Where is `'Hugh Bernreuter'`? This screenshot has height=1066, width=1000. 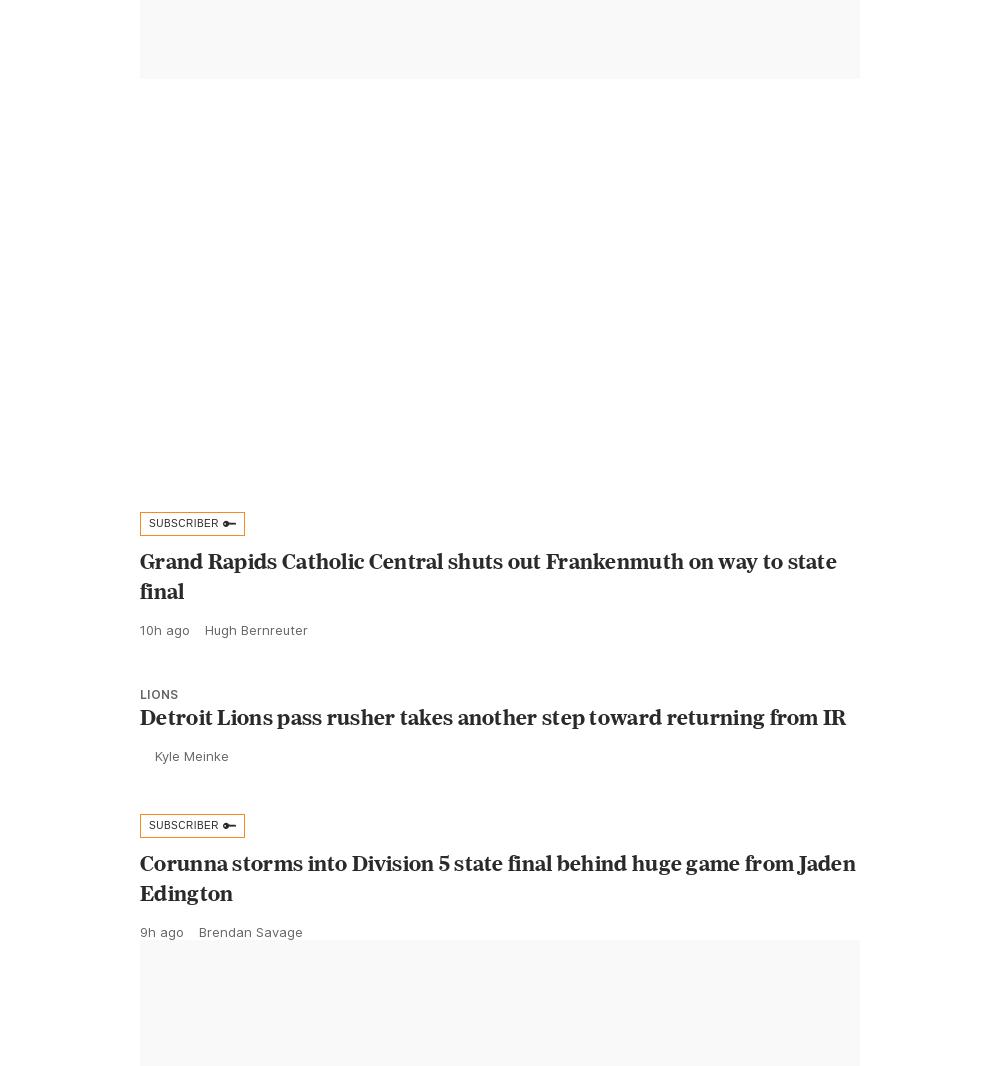
'Hugh Bernreuter' is located at coordinates (256, 673).